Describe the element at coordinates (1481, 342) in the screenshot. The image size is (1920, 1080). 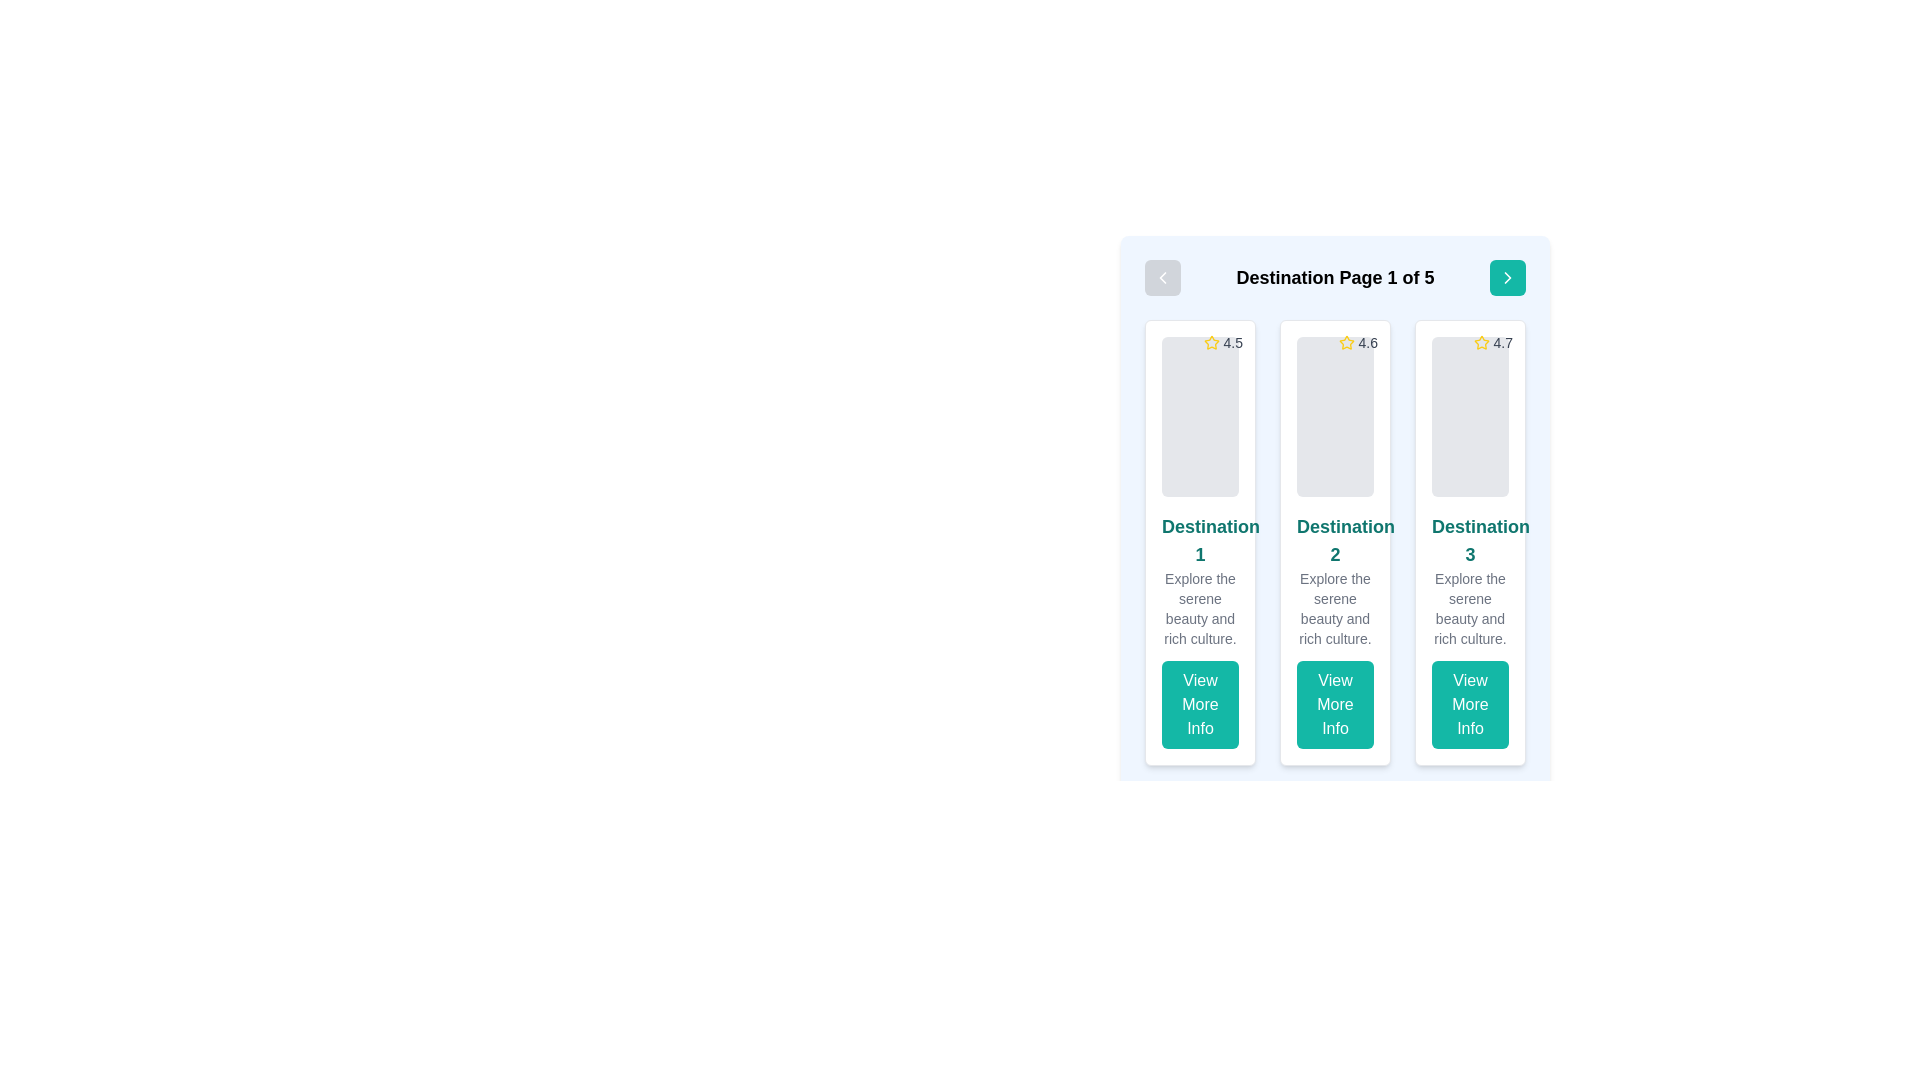
I see `the yellow star-shaped icon indicating a rating of '4.7'` at that location.